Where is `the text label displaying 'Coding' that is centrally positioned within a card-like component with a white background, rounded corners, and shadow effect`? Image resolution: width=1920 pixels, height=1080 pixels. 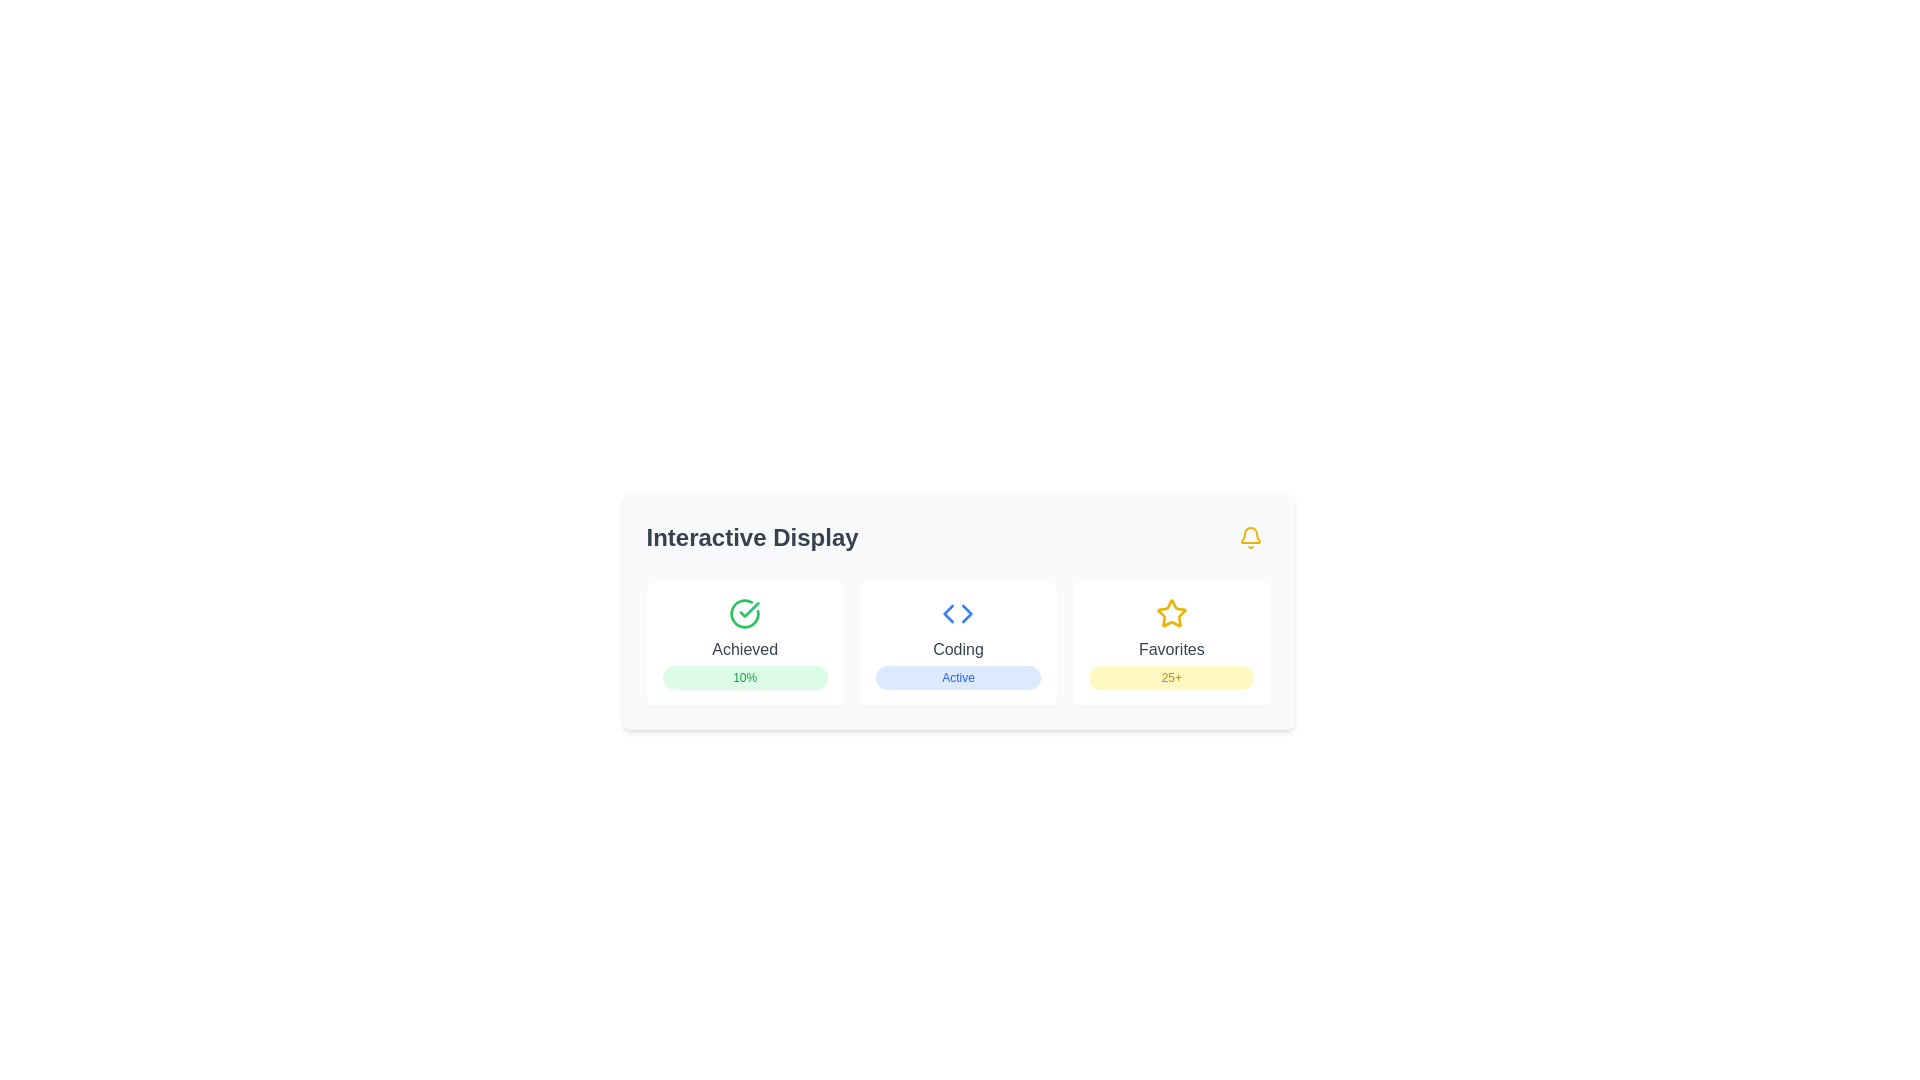
the text label displaying 'Coding' that is centrally positioned within a card-like component with a white background, rounded corners, and shadow effect is located at coordinates (957, 650).